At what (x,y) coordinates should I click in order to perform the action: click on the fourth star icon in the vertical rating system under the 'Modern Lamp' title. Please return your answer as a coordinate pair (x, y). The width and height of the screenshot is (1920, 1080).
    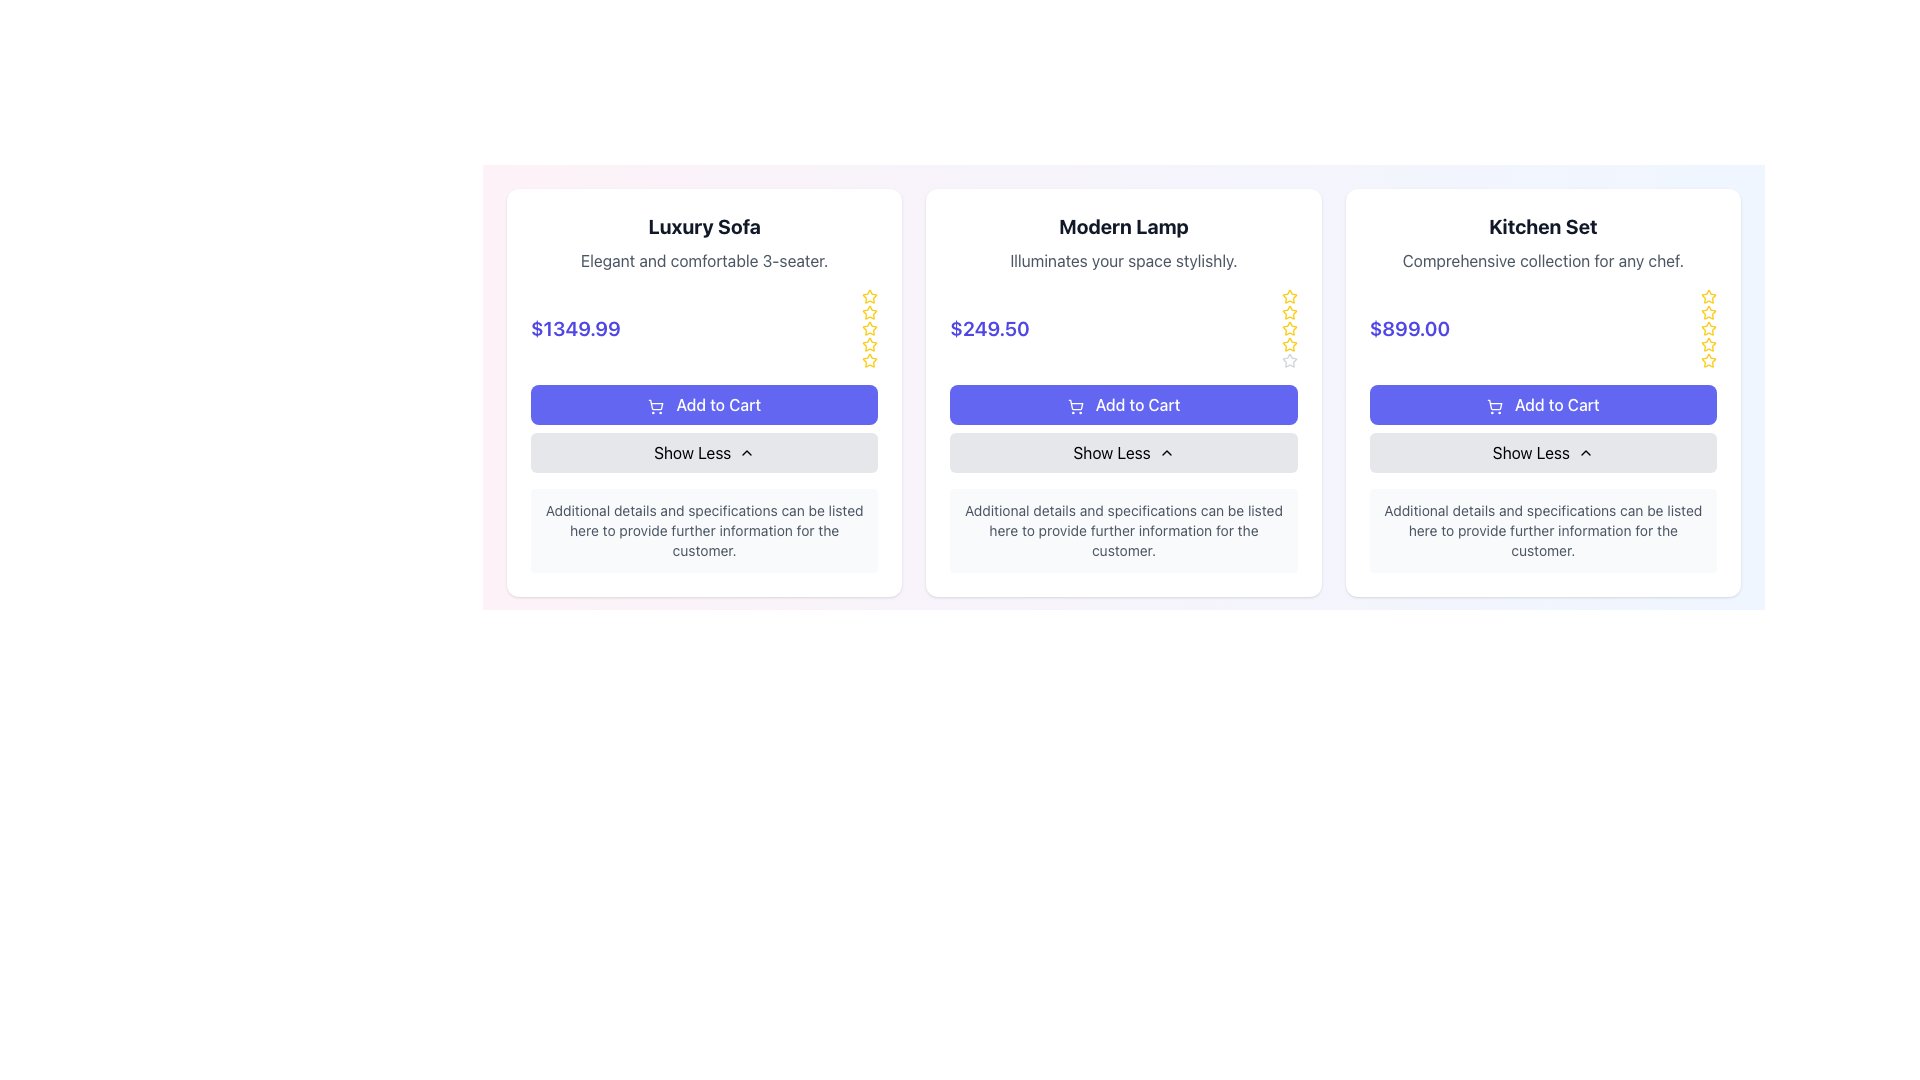
    Looking at the image, I should click on (1289, 360).